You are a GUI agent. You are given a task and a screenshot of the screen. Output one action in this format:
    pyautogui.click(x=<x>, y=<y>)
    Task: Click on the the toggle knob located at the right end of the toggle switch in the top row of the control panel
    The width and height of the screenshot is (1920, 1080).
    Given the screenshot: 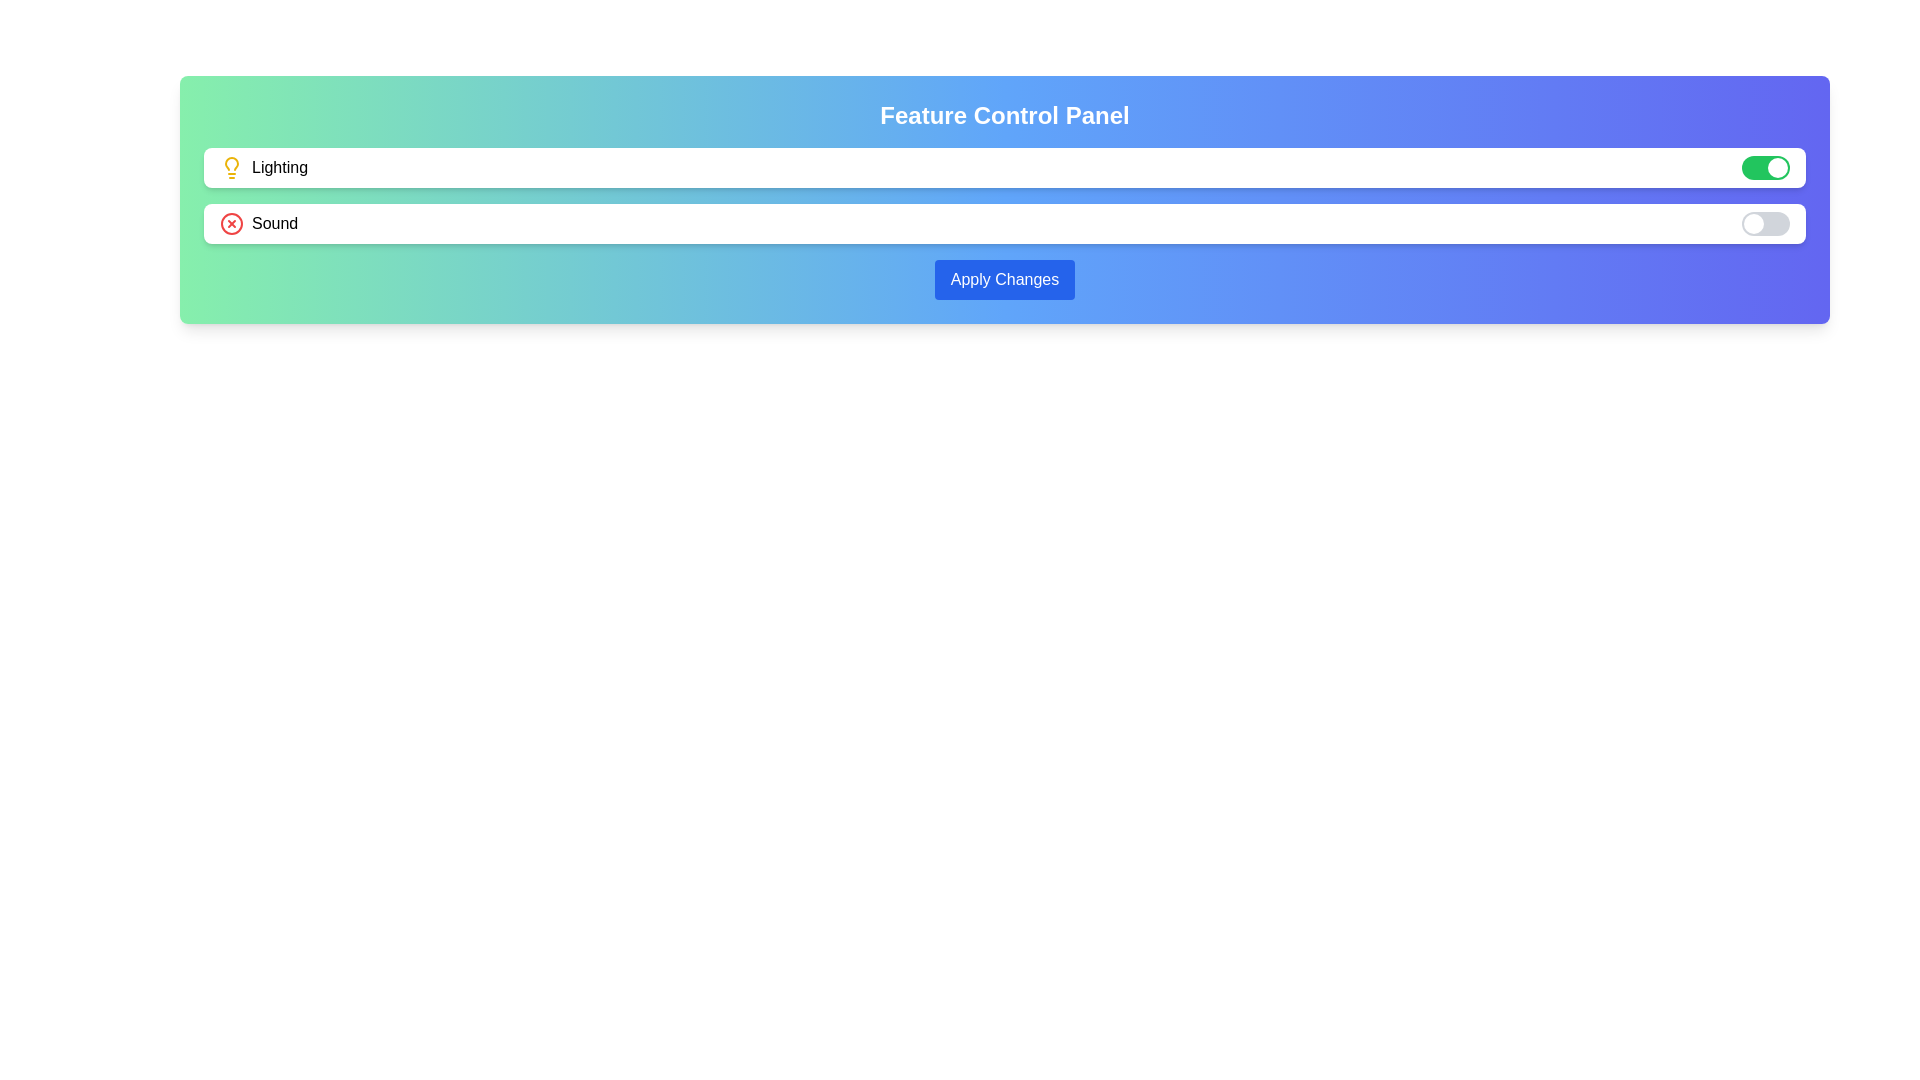 What is the action you would take?
    pyautogui.click(x=1777, y=167)
    